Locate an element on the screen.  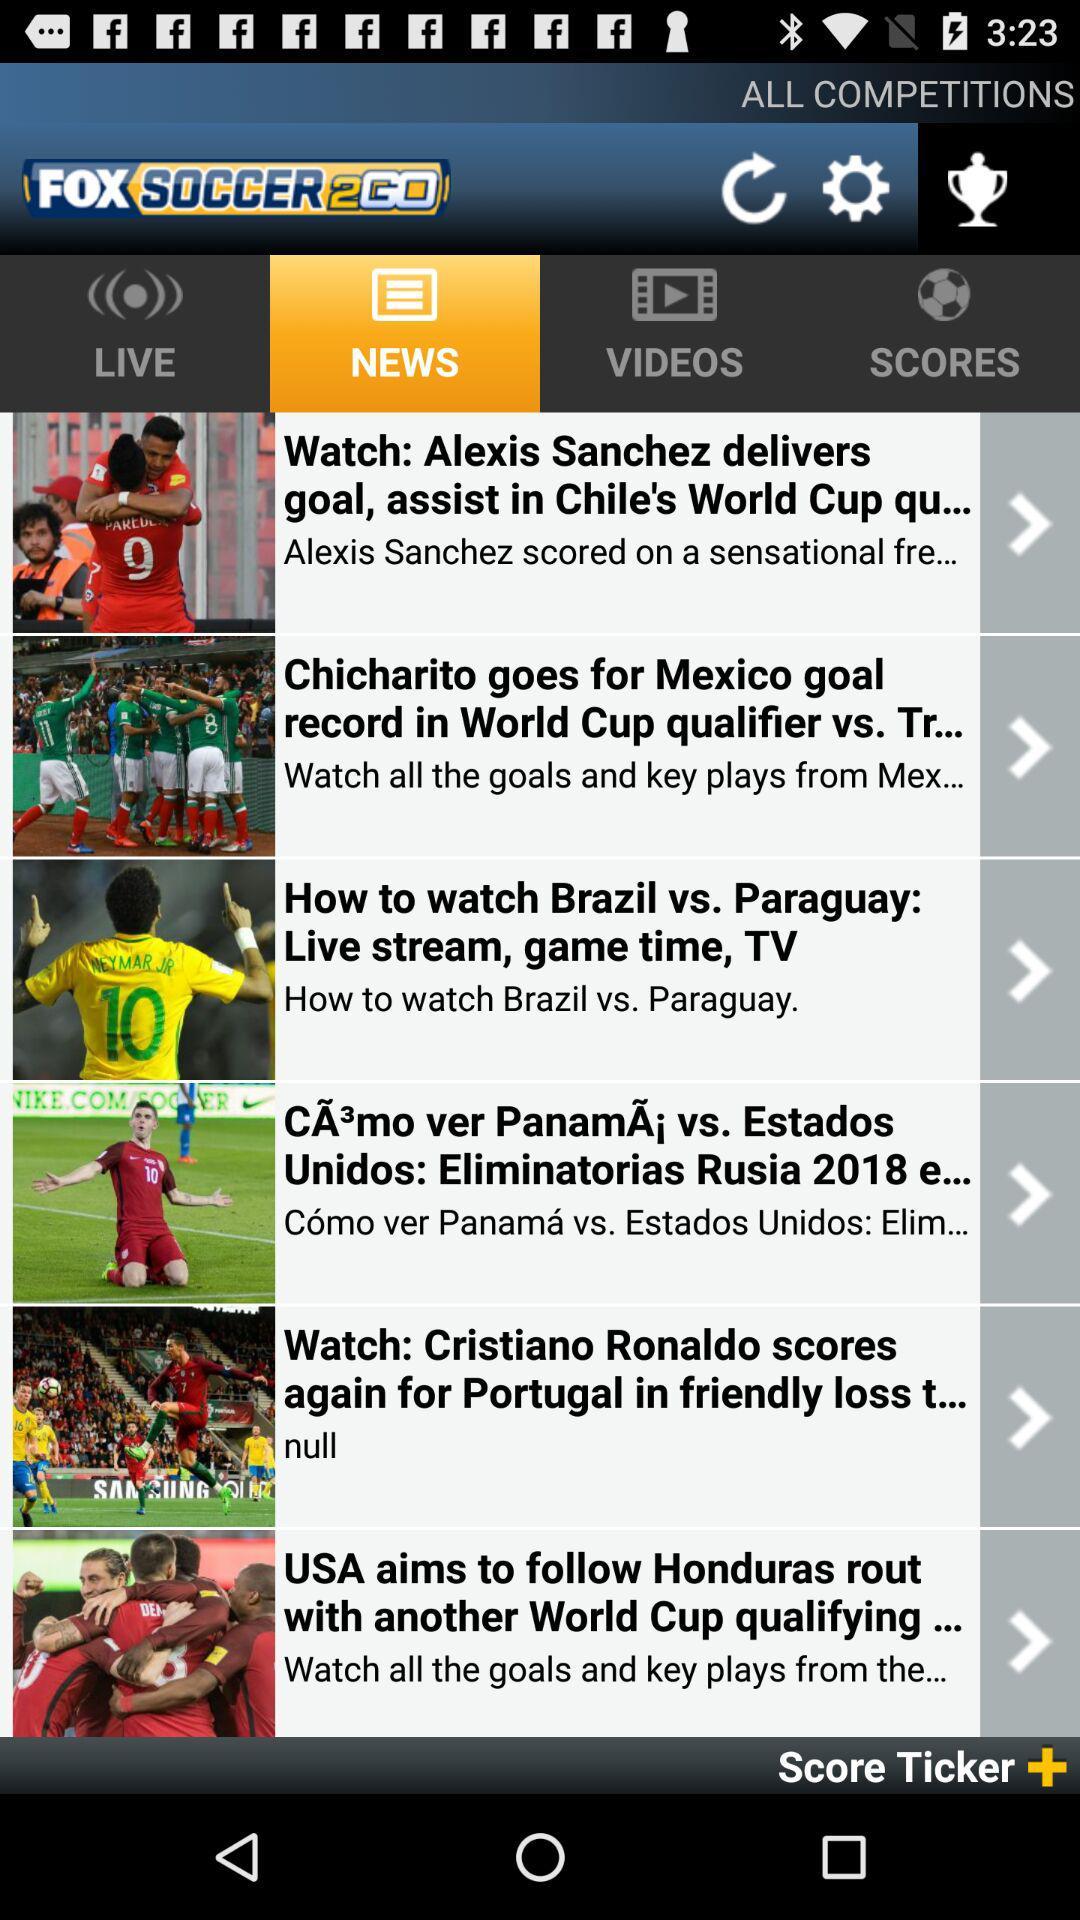
the item below the all competitions item is located at coordinates (855, 188).